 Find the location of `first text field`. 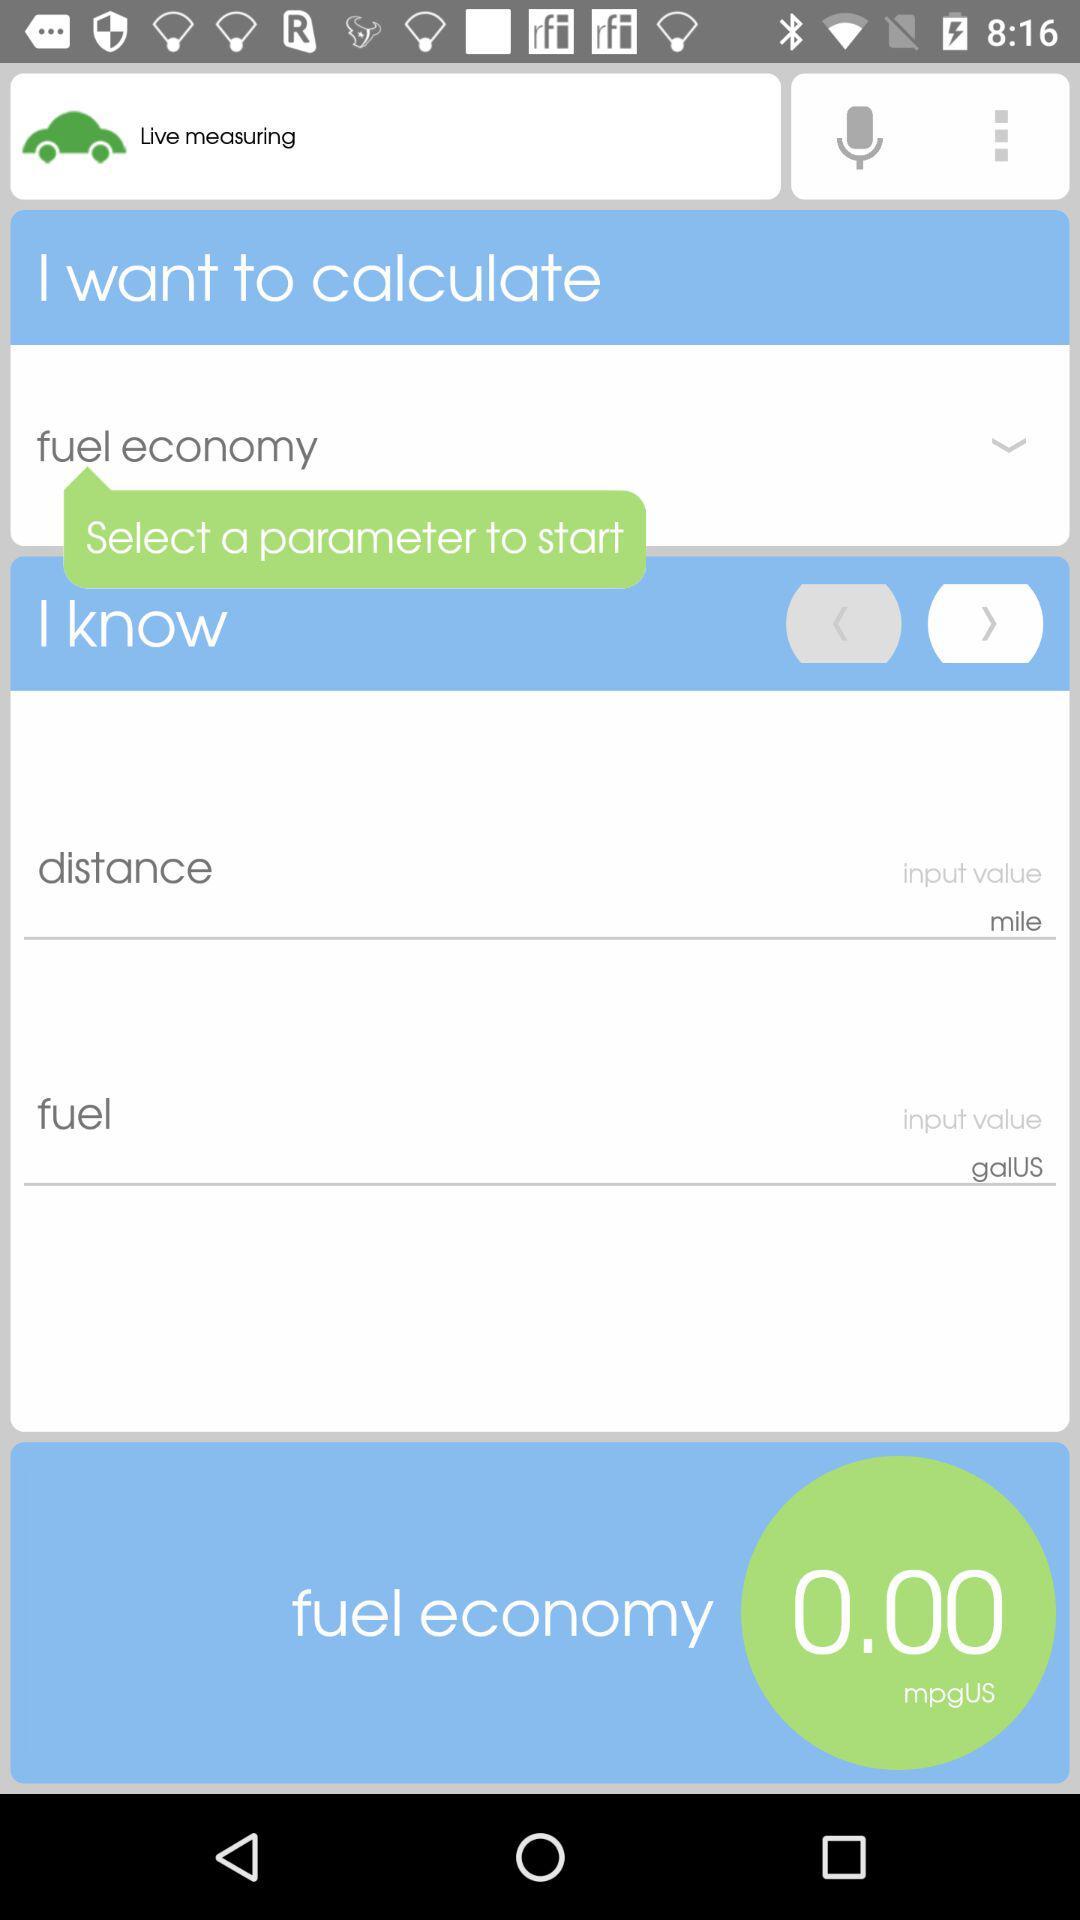

first text field is located at coordinates (540, 815).